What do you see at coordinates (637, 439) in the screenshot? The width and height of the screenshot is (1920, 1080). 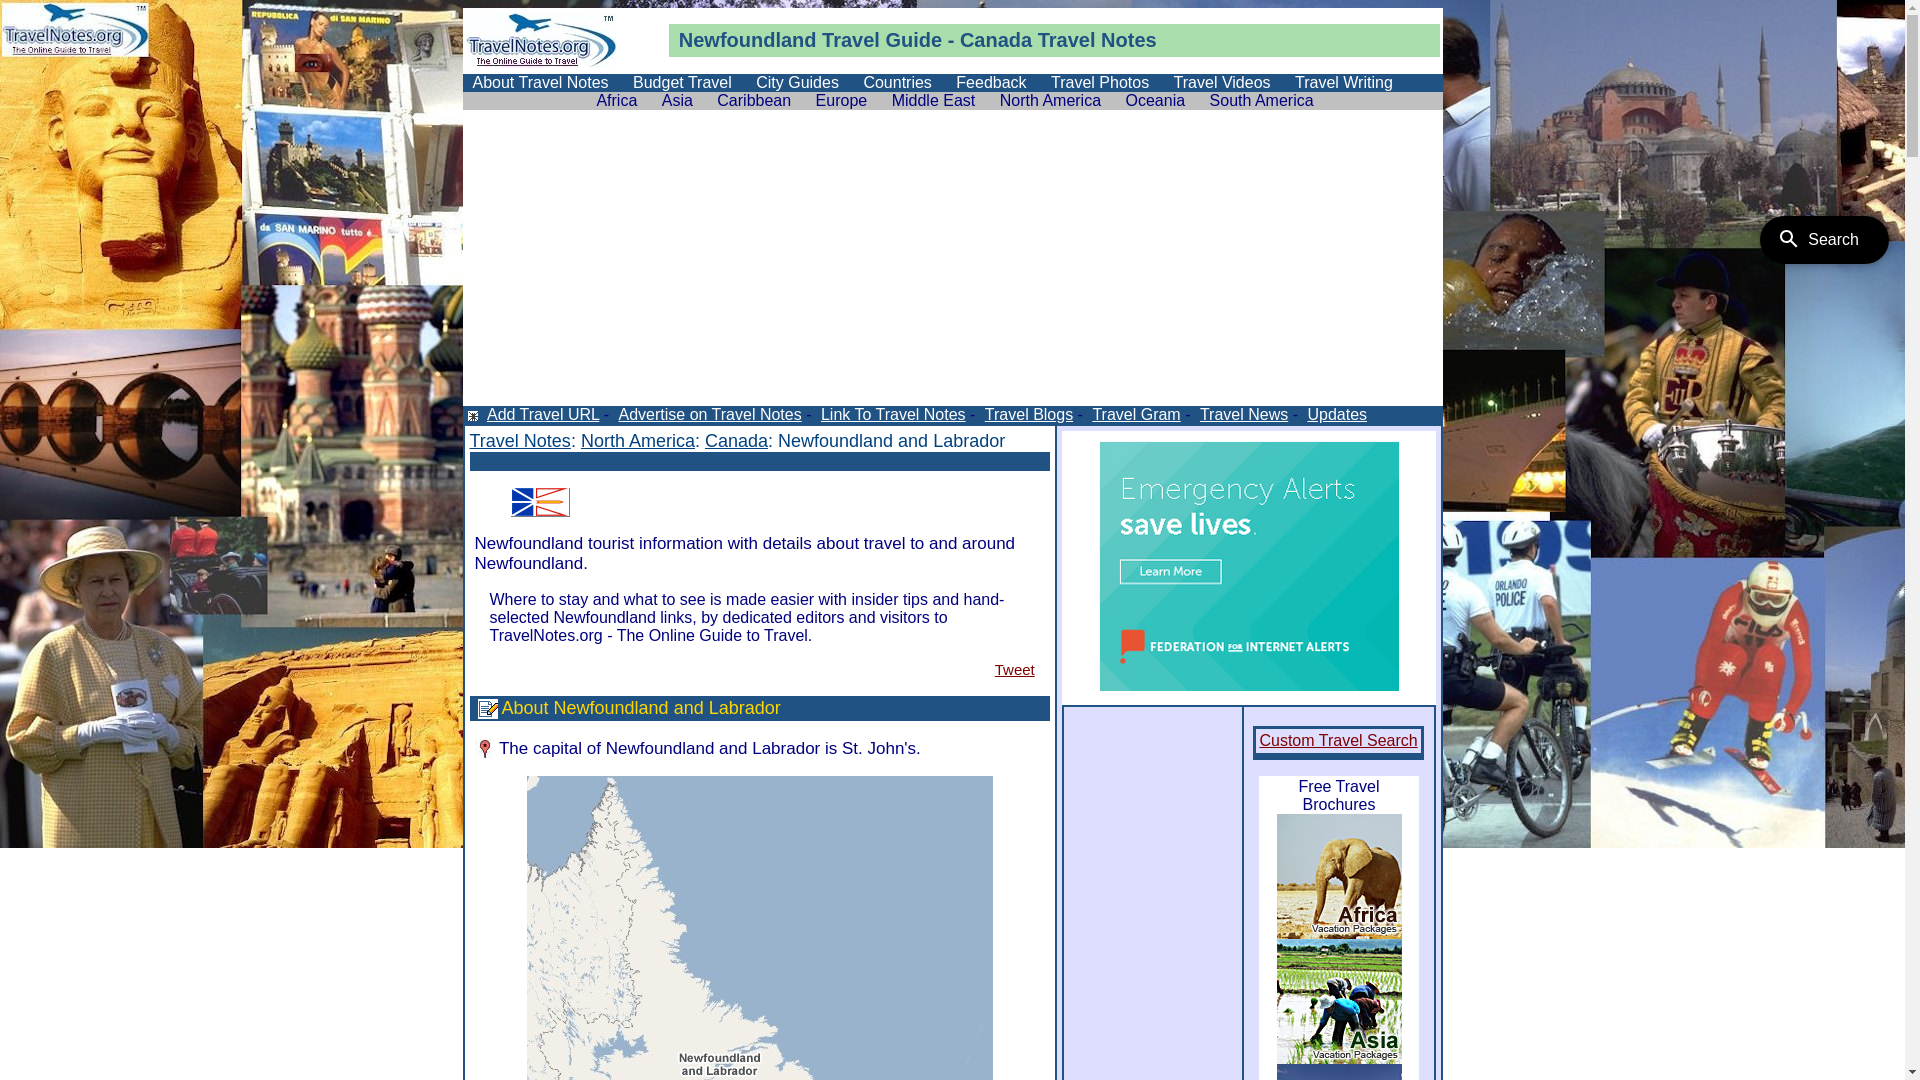 I see `'North America'` at bounding box center [637, 439].